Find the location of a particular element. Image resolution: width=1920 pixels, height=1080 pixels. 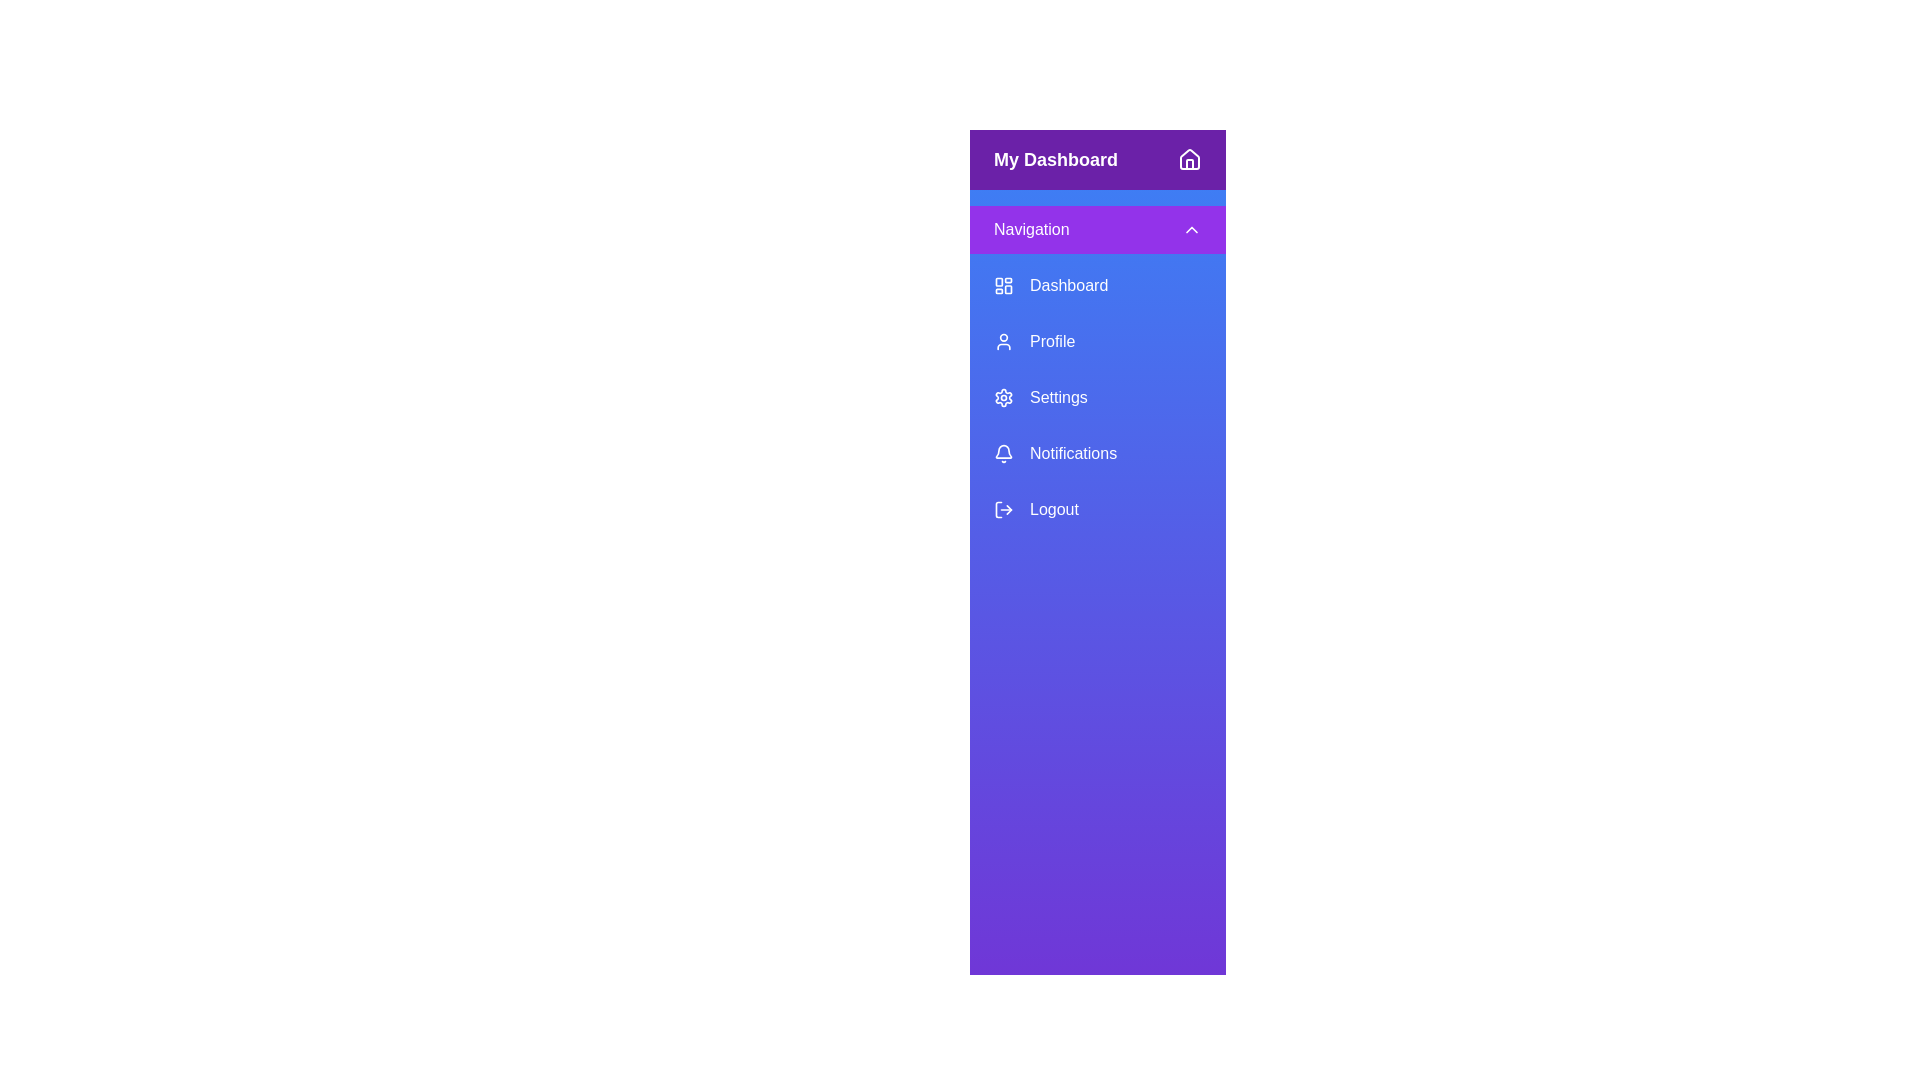

the 'Notifications' button with a blue background and a bell icon is located at coordinates (1097, 454).